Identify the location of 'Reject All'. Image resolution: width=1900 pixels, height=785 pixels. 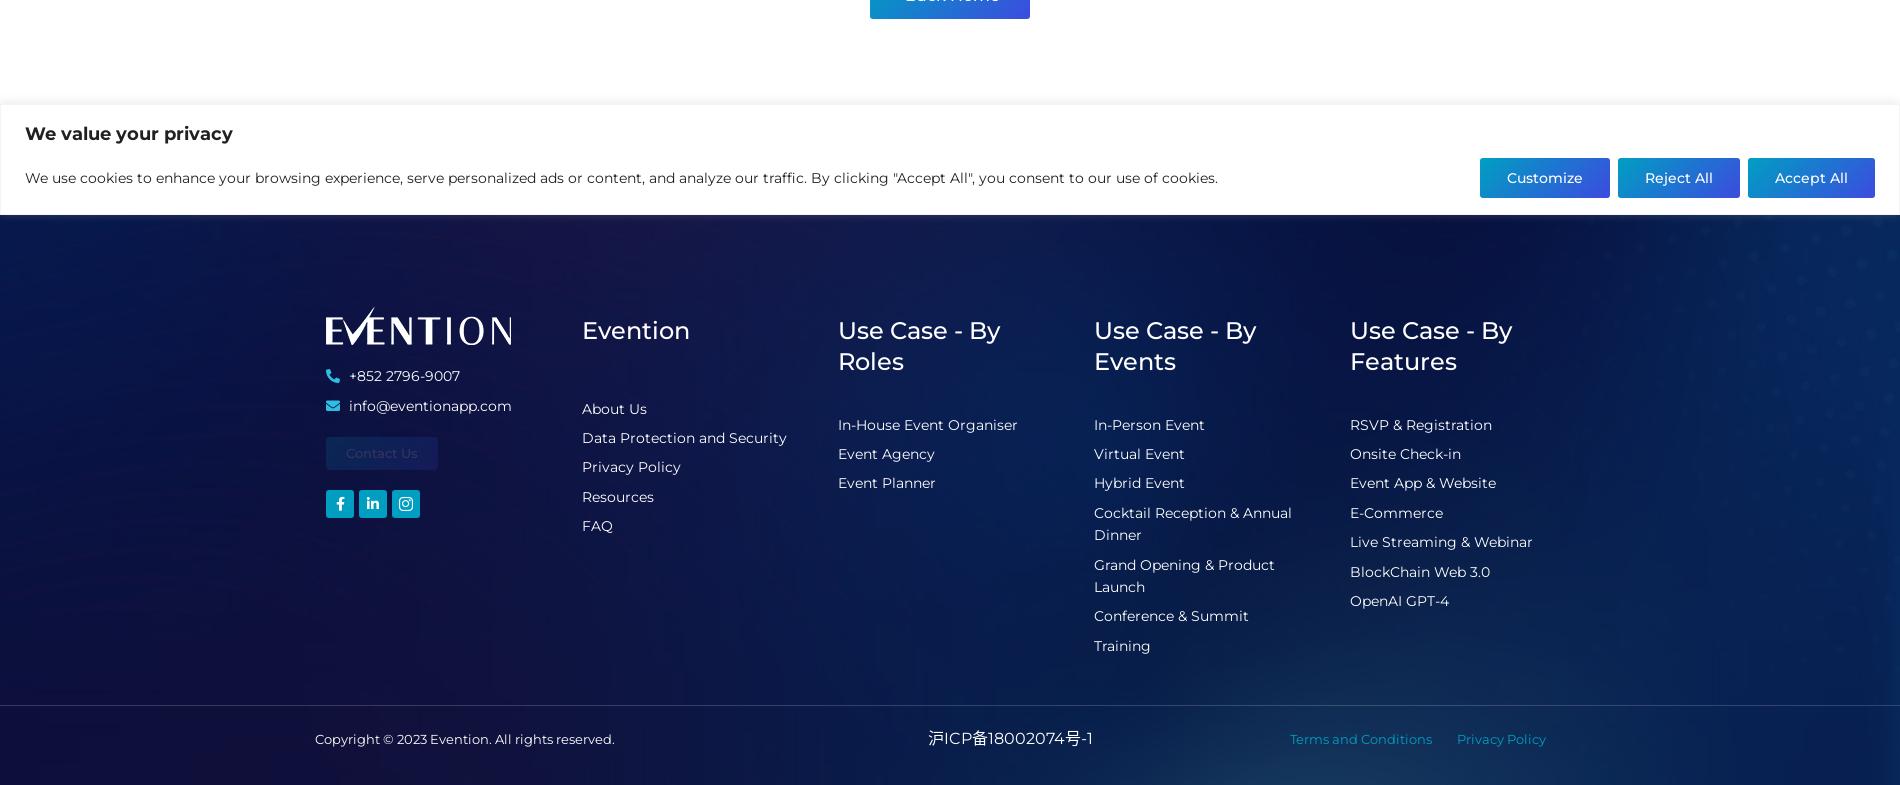
(1678, 176).